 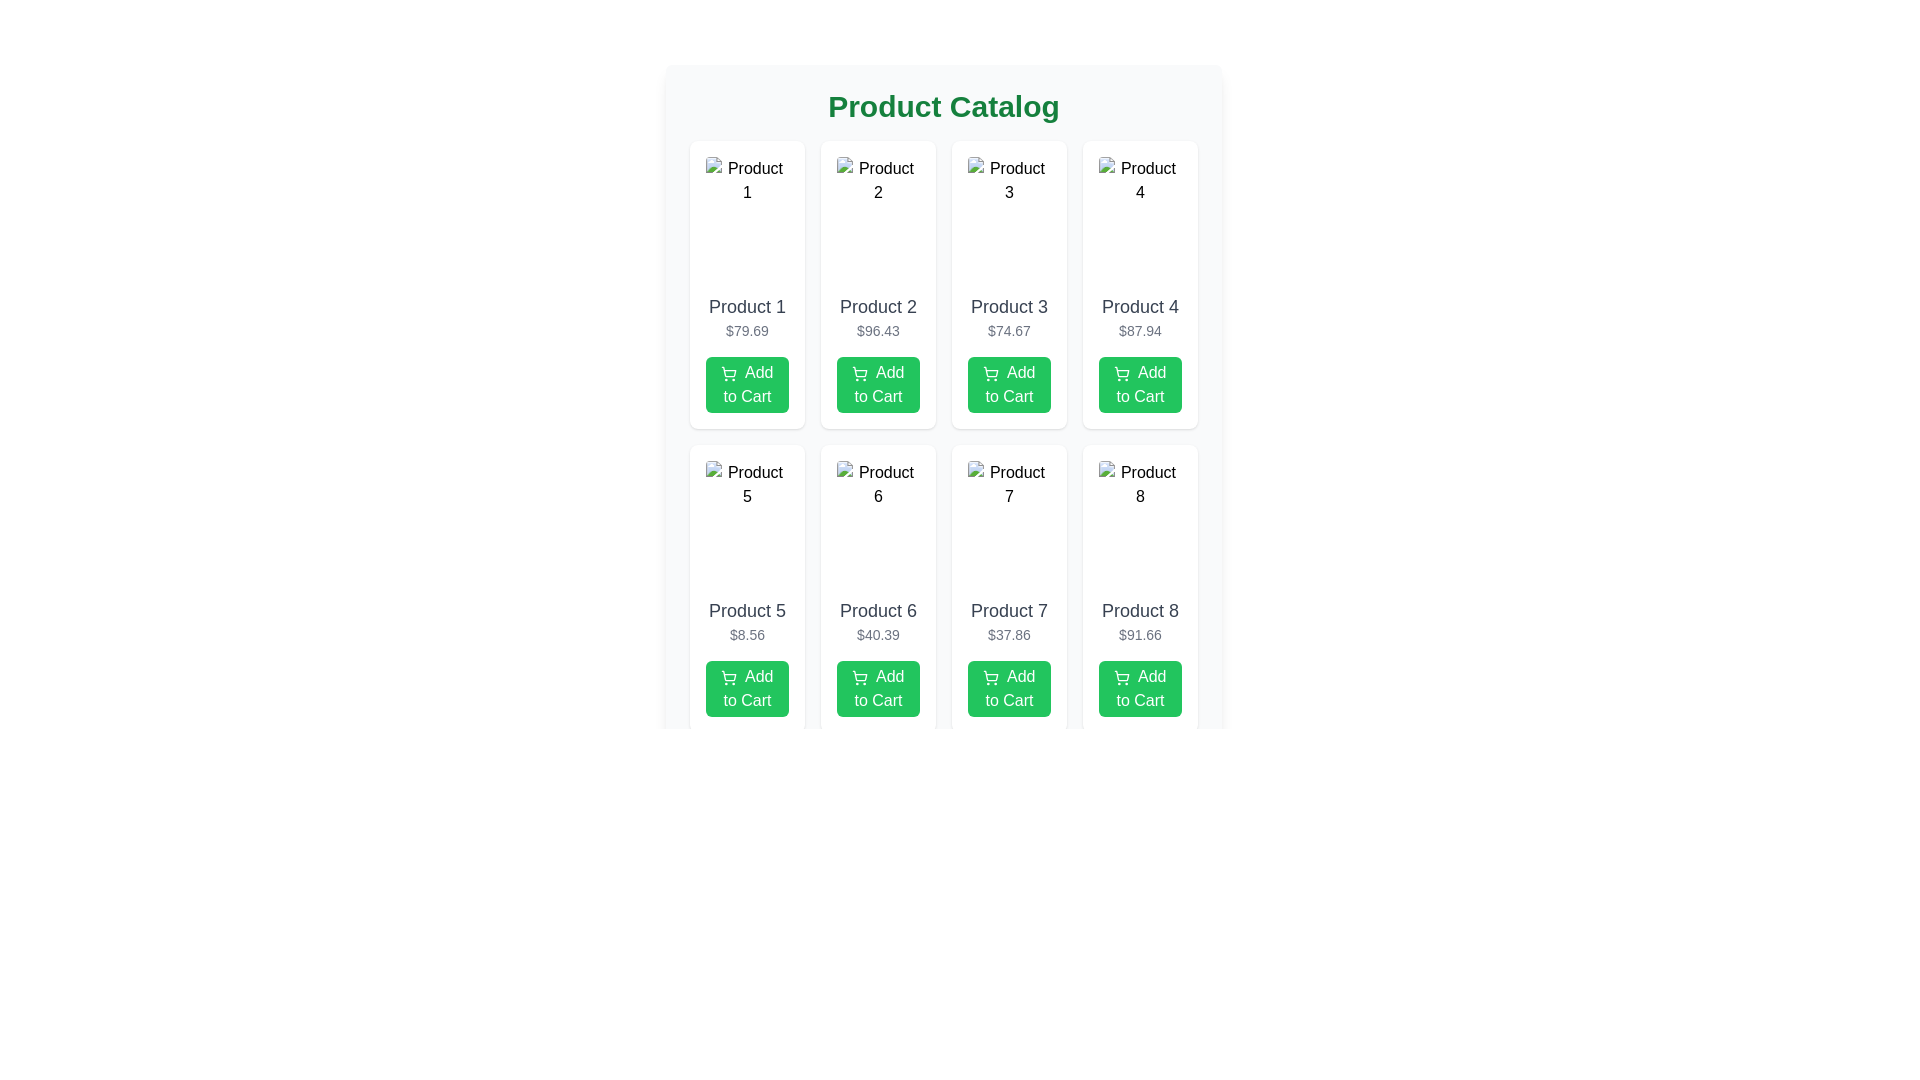 What do you see at coordinates (746, 330) in the screenshot?
I see `the price label for 'Product 1', which is located in the second row of text within the product card, directly below the product's name and above the 'Add to Cart' button` at bounding box center [746, 330].